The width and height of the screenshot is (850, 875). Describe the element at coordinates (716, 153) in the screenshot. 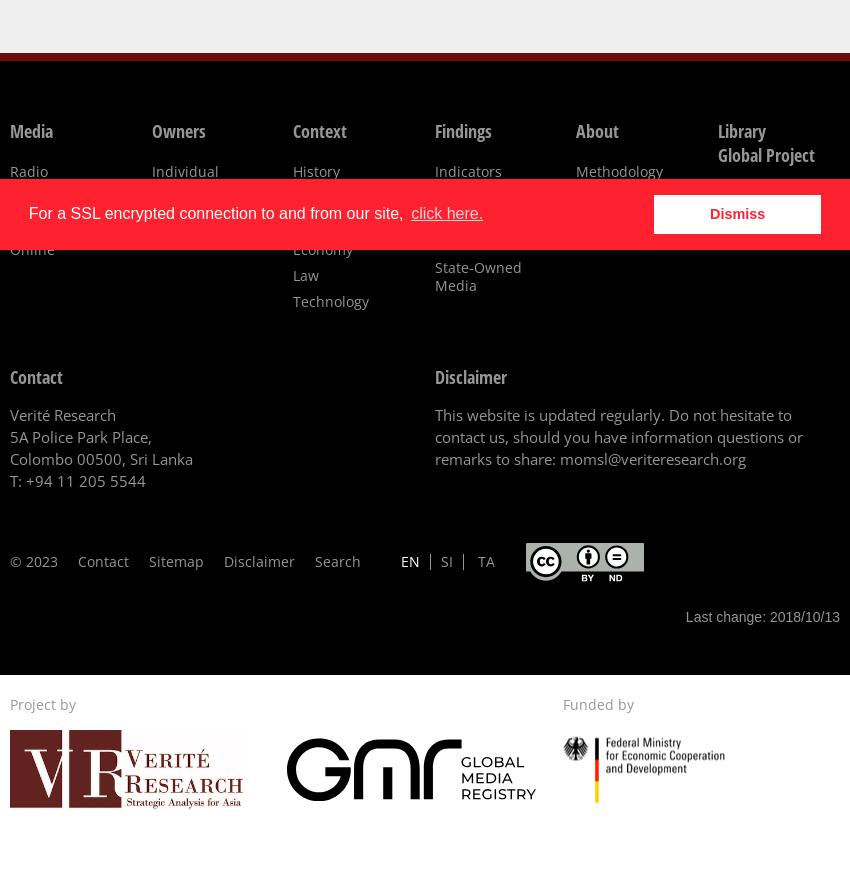

I see `'Global Project'` at that location.